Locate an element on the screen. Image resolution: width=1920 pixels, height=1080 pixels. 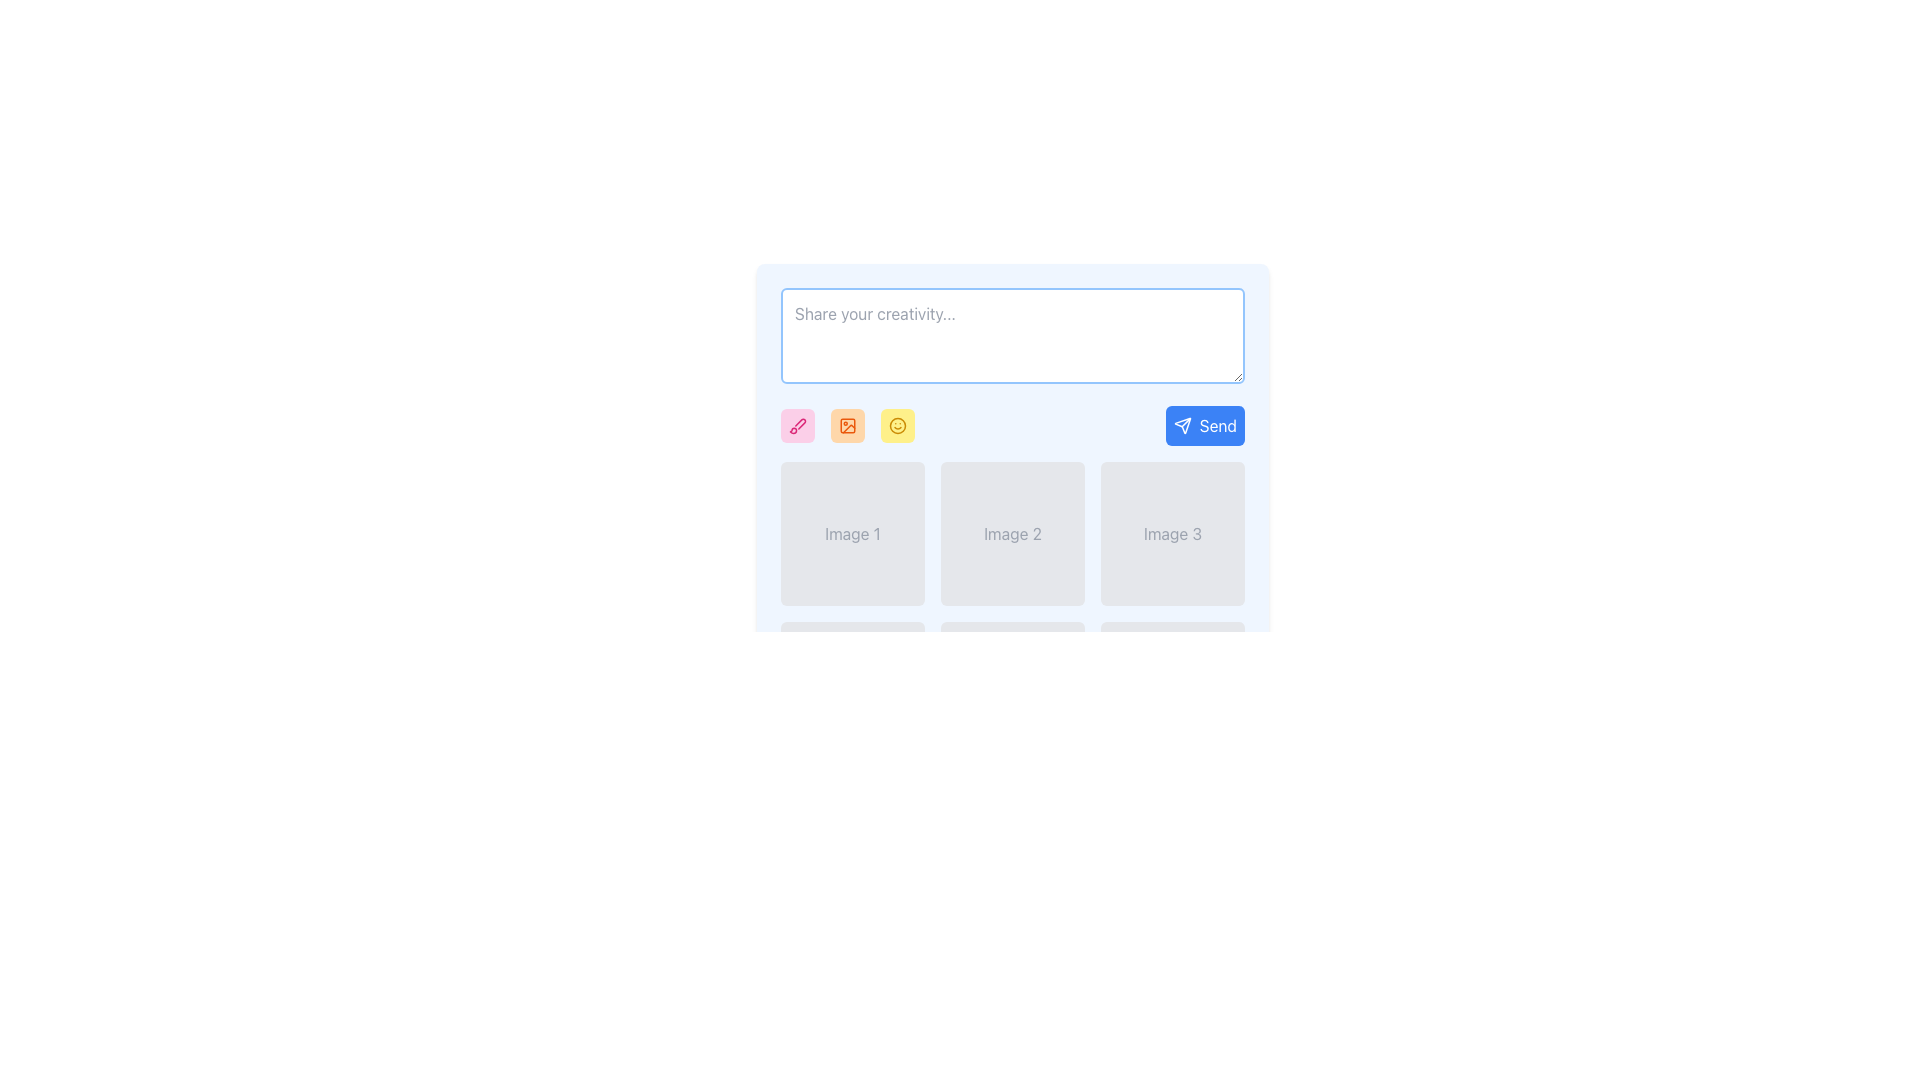
the image placeholder located centrally in the top row of the grid layout, between 'Image 1' and 'Image 3' is located at coordinates (1012, 532).